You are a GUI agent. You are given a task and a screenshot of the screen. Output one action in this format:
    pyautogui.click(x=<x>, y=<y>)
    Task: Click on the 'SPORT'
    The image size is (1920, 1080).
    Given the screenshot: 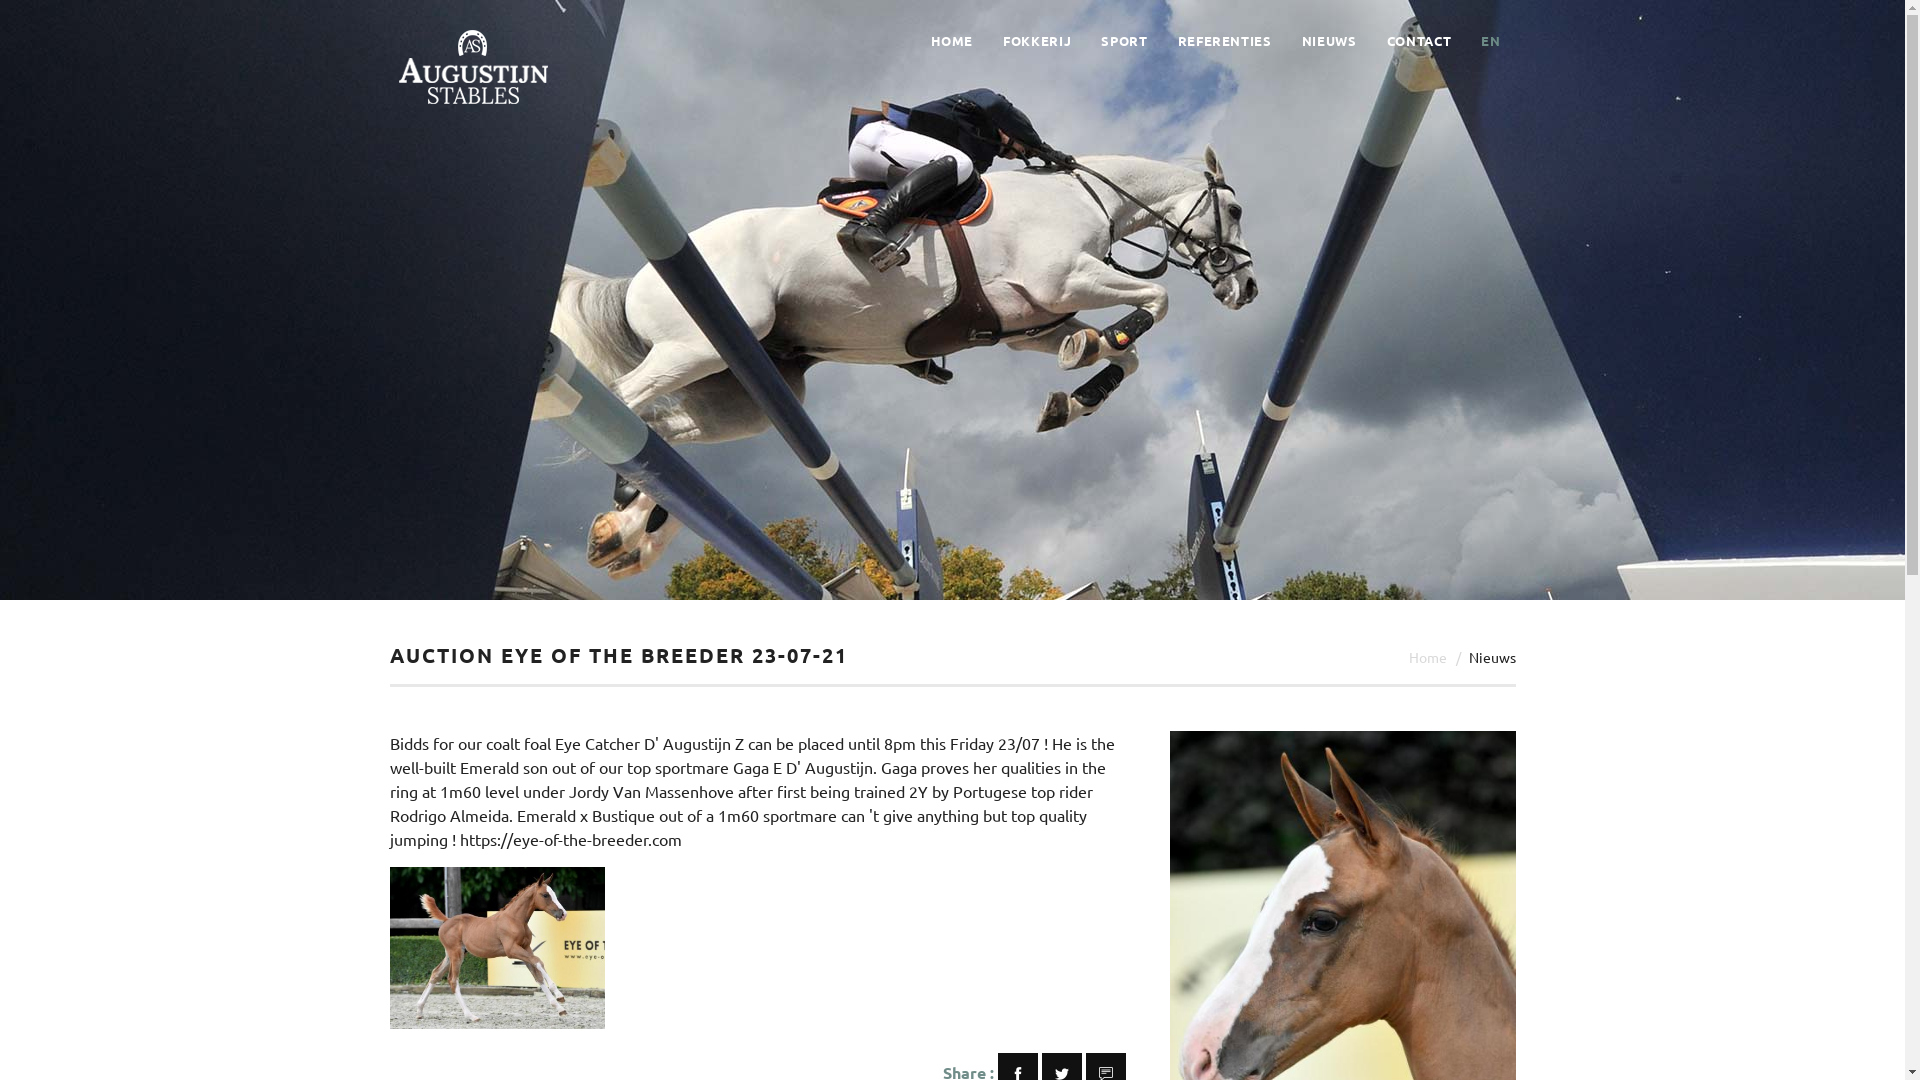 What is the action you would take?
    pyautogui.click(x=1123, y=41)
    